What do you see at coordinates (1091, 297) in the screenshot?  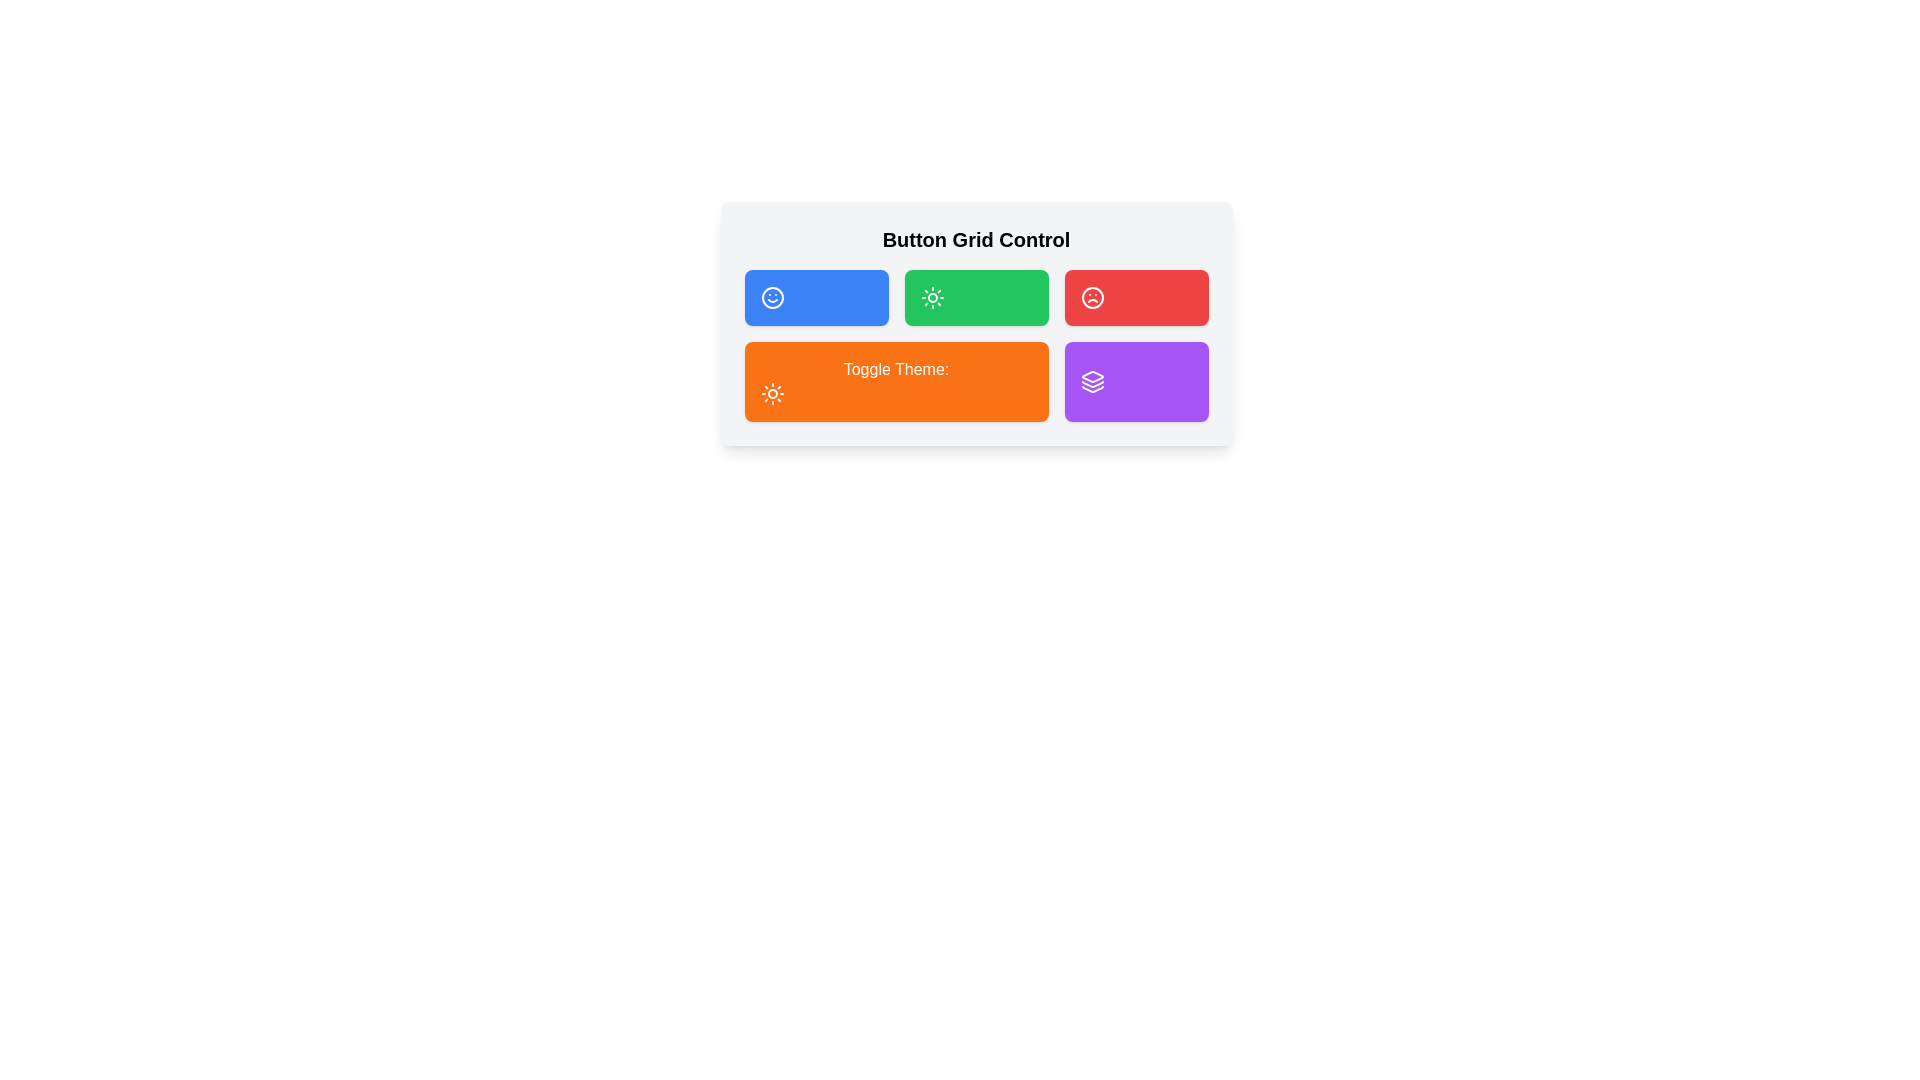 I see `central circular component of the SVG Circle Element representing a frown icon` at bounding box center [1091, 297].